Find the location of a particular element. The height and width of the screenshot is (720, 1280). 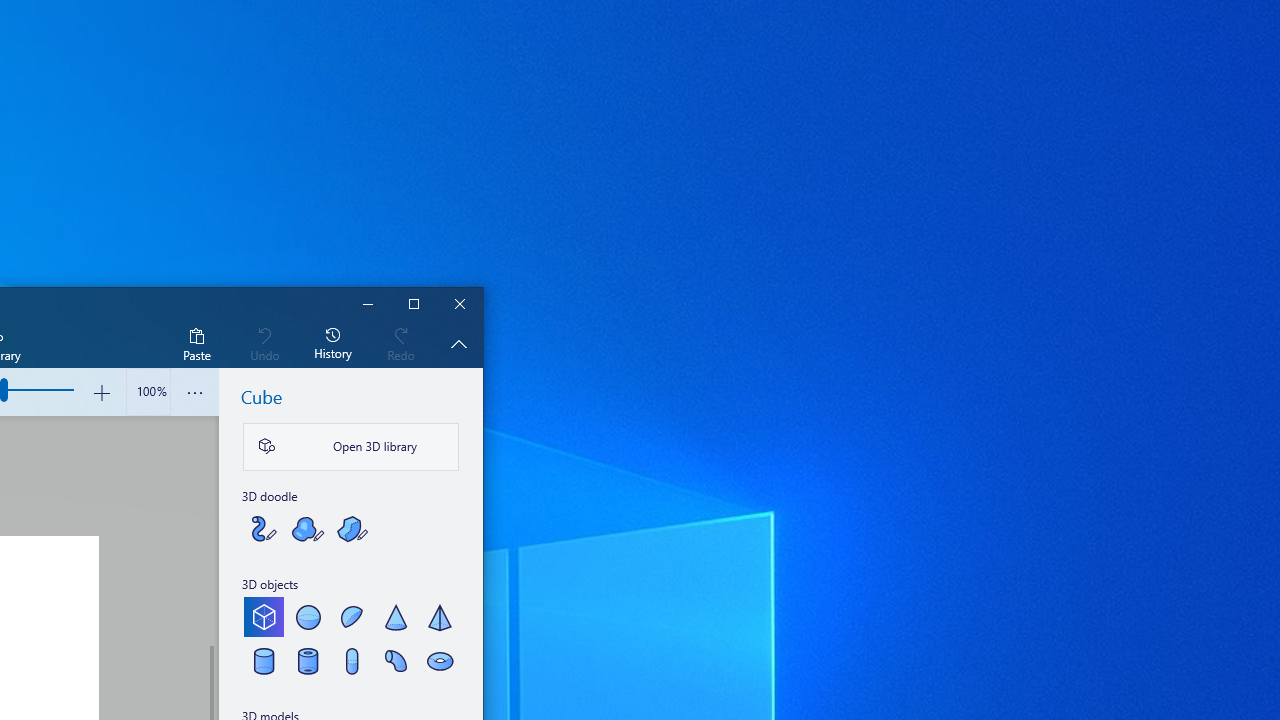

'Tube brush' is located at coordinates (263, 527).